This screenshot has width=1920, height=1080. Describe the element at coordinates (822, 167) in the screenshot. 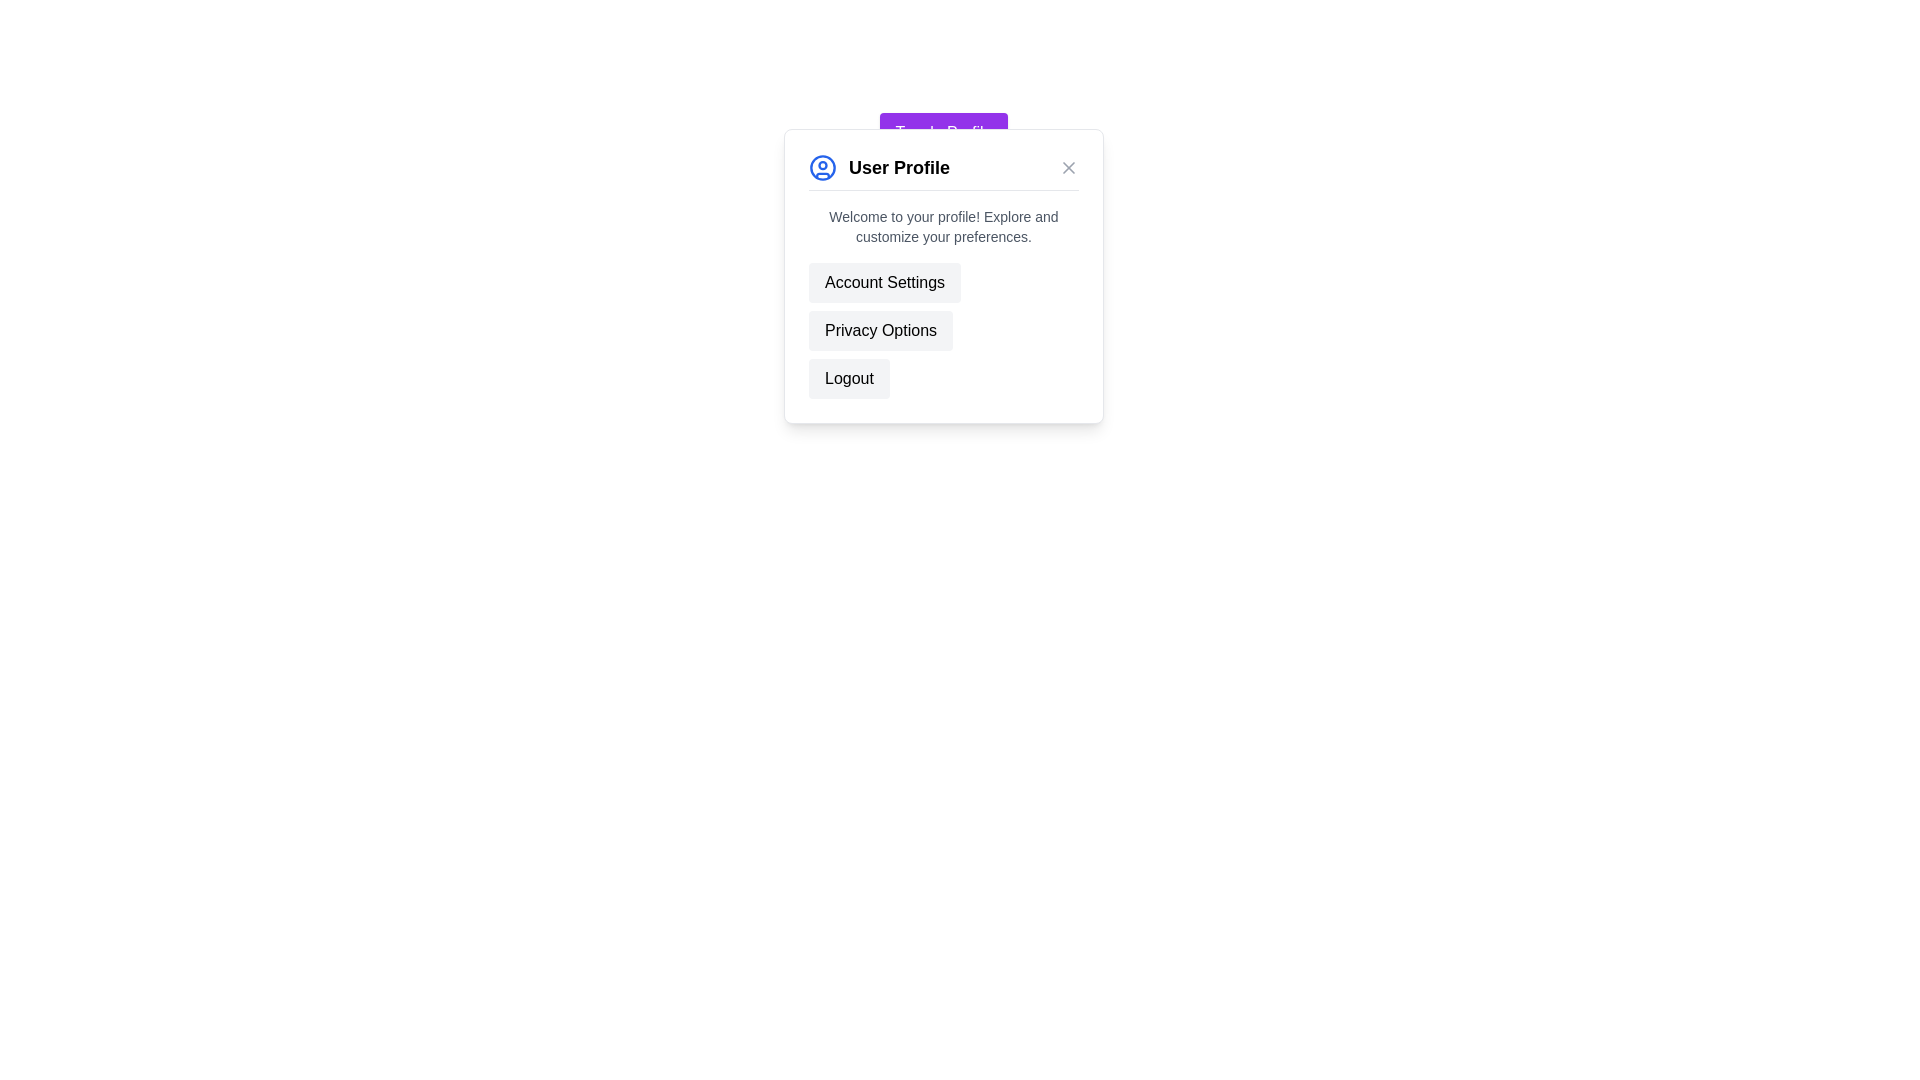

I see `the user silhouette icon in a blue and white circle frame, which is located to the left of the 'User Profile' text` at that location.